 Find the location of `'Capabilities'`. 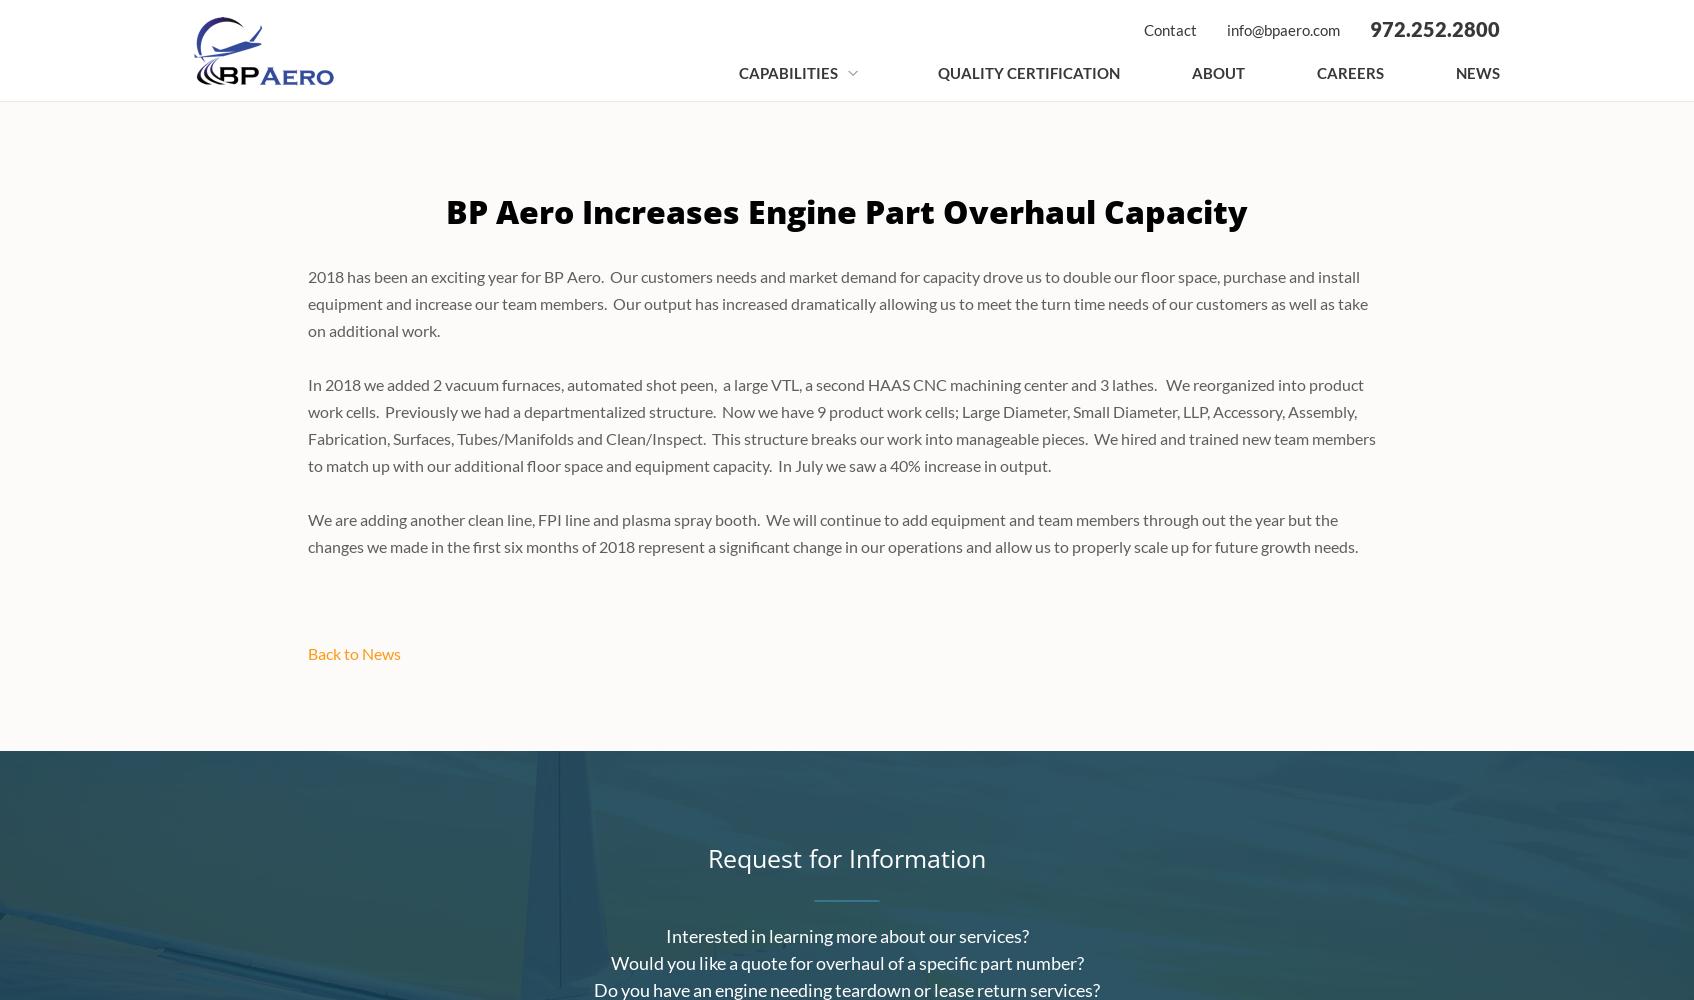

'Capabilities' is located at coordinates (788, 72).